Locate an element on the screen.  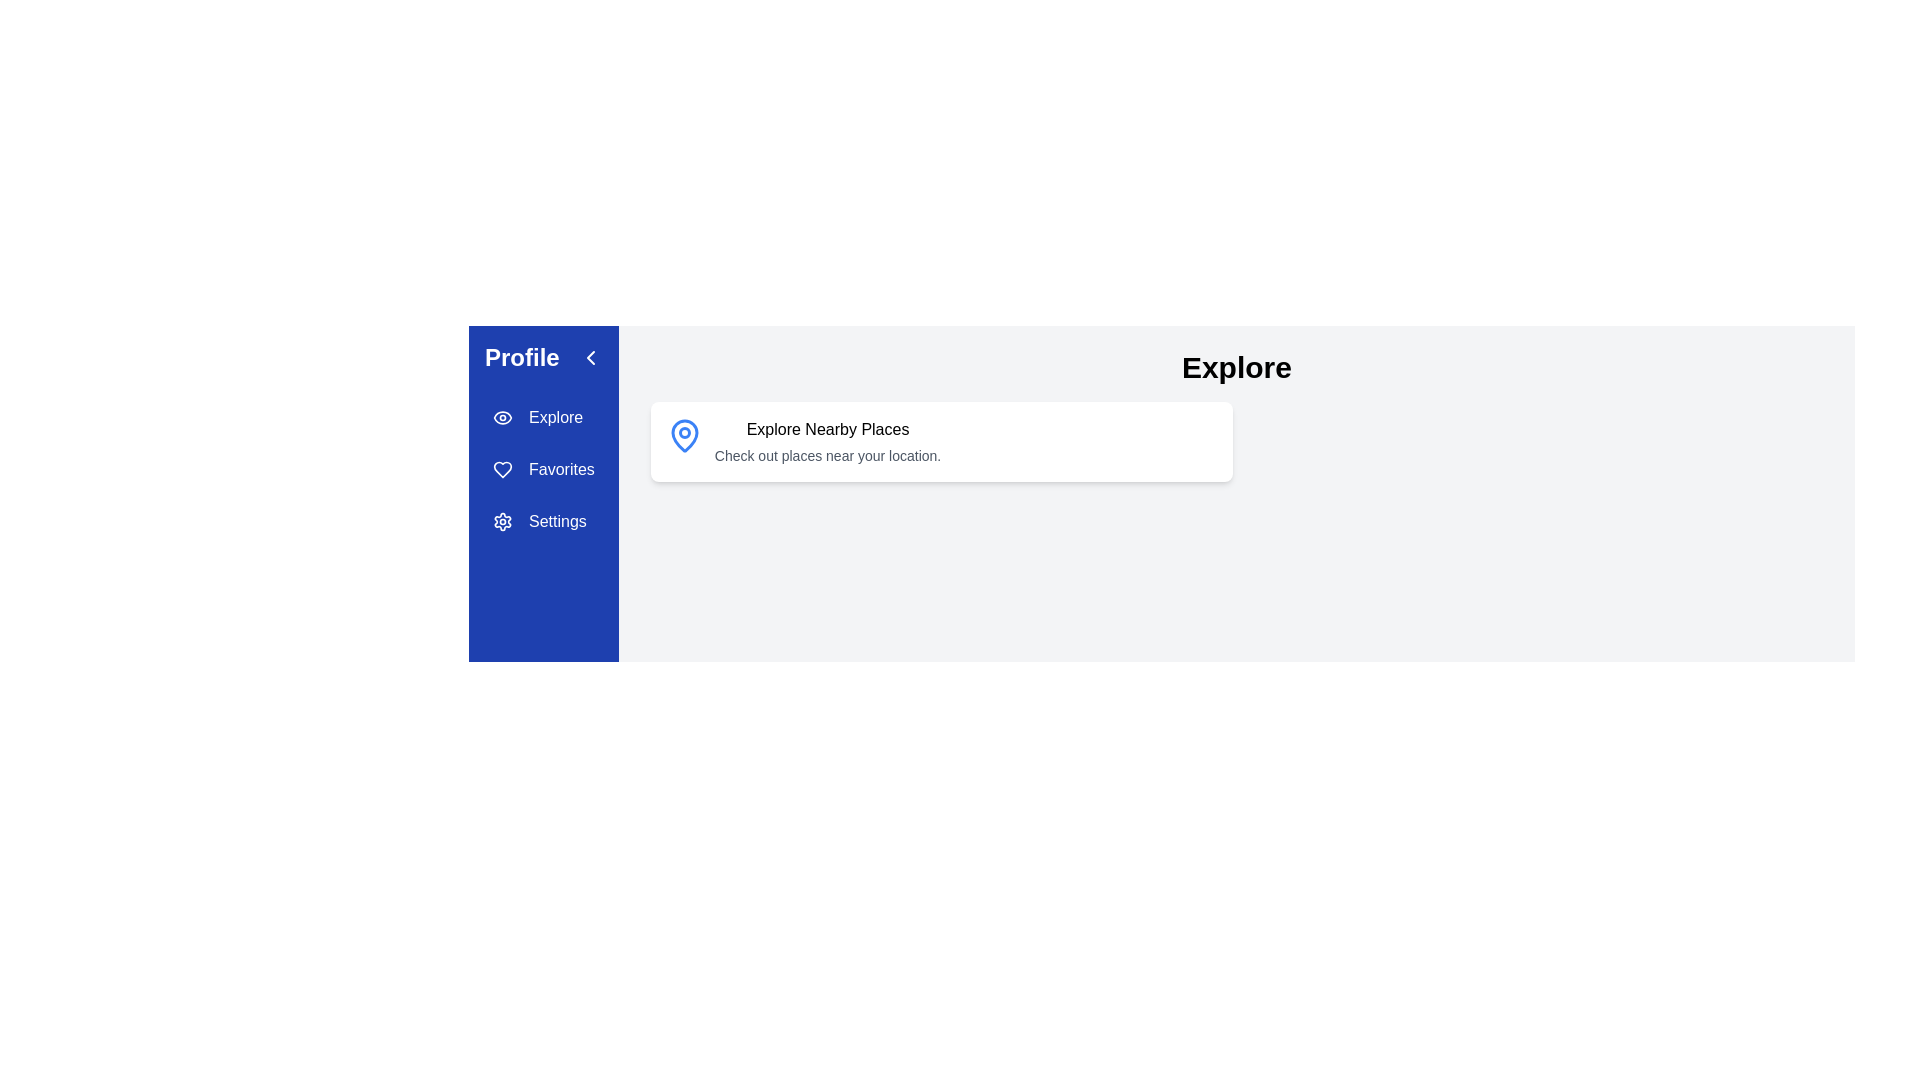
the back navigation button located at the top-right corner of the sidebar, next to the 'Profile' text is located at coordinates (589, 357).